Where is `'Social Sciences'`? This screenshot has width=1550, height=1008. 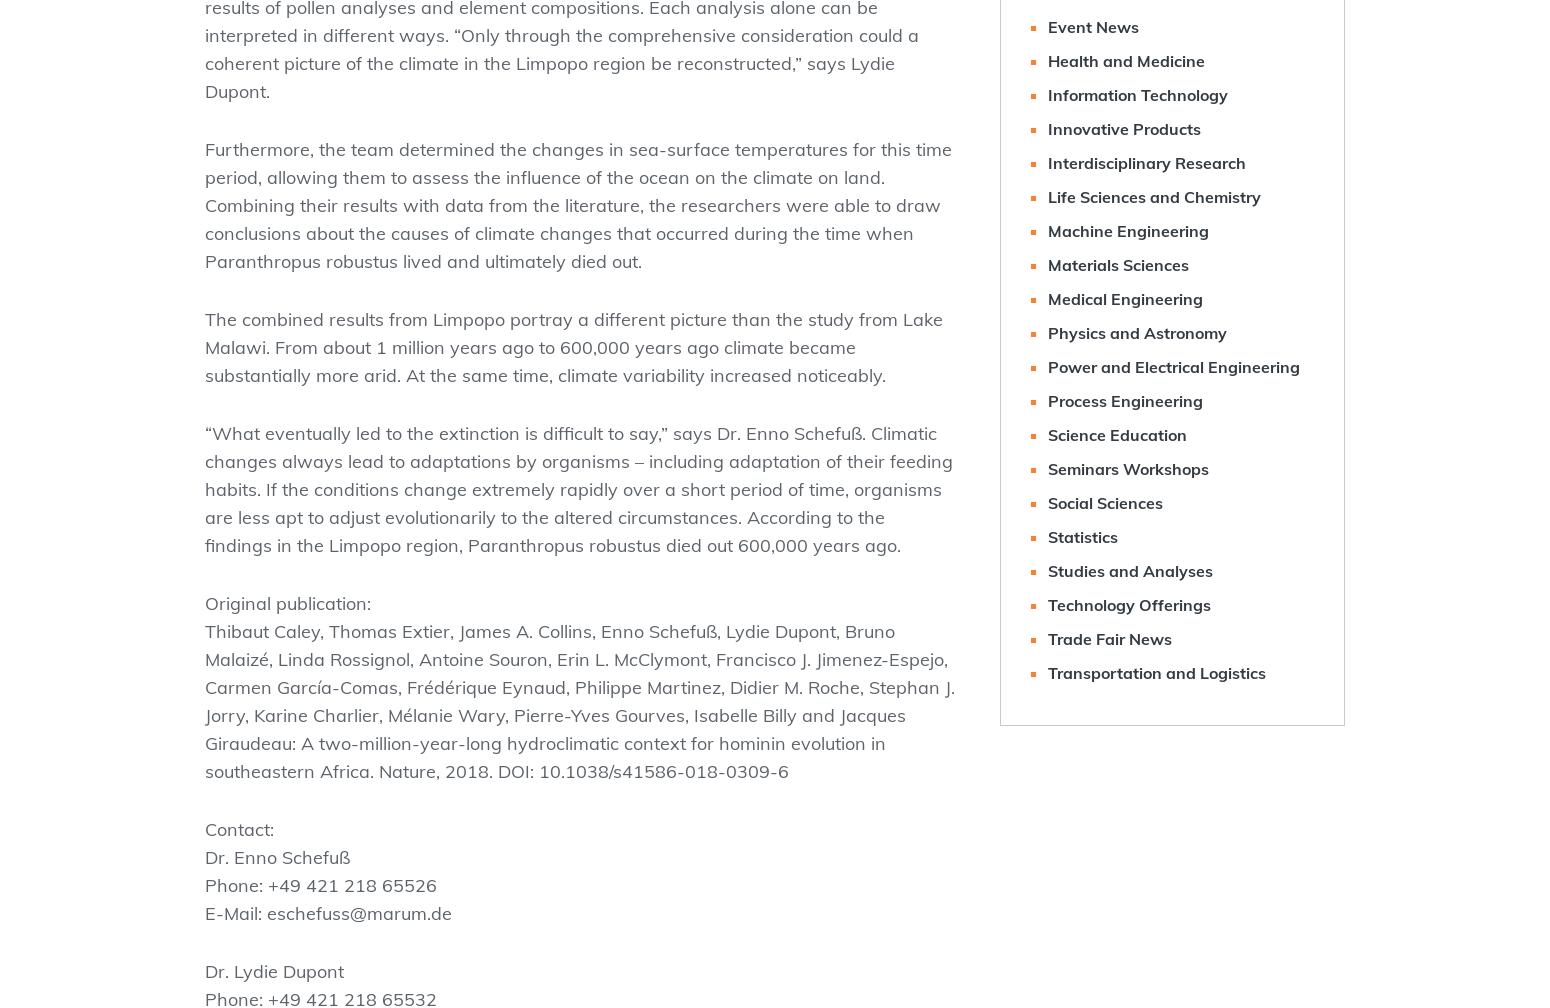 'Social Sciences' is located at coordinates (1104, 502).